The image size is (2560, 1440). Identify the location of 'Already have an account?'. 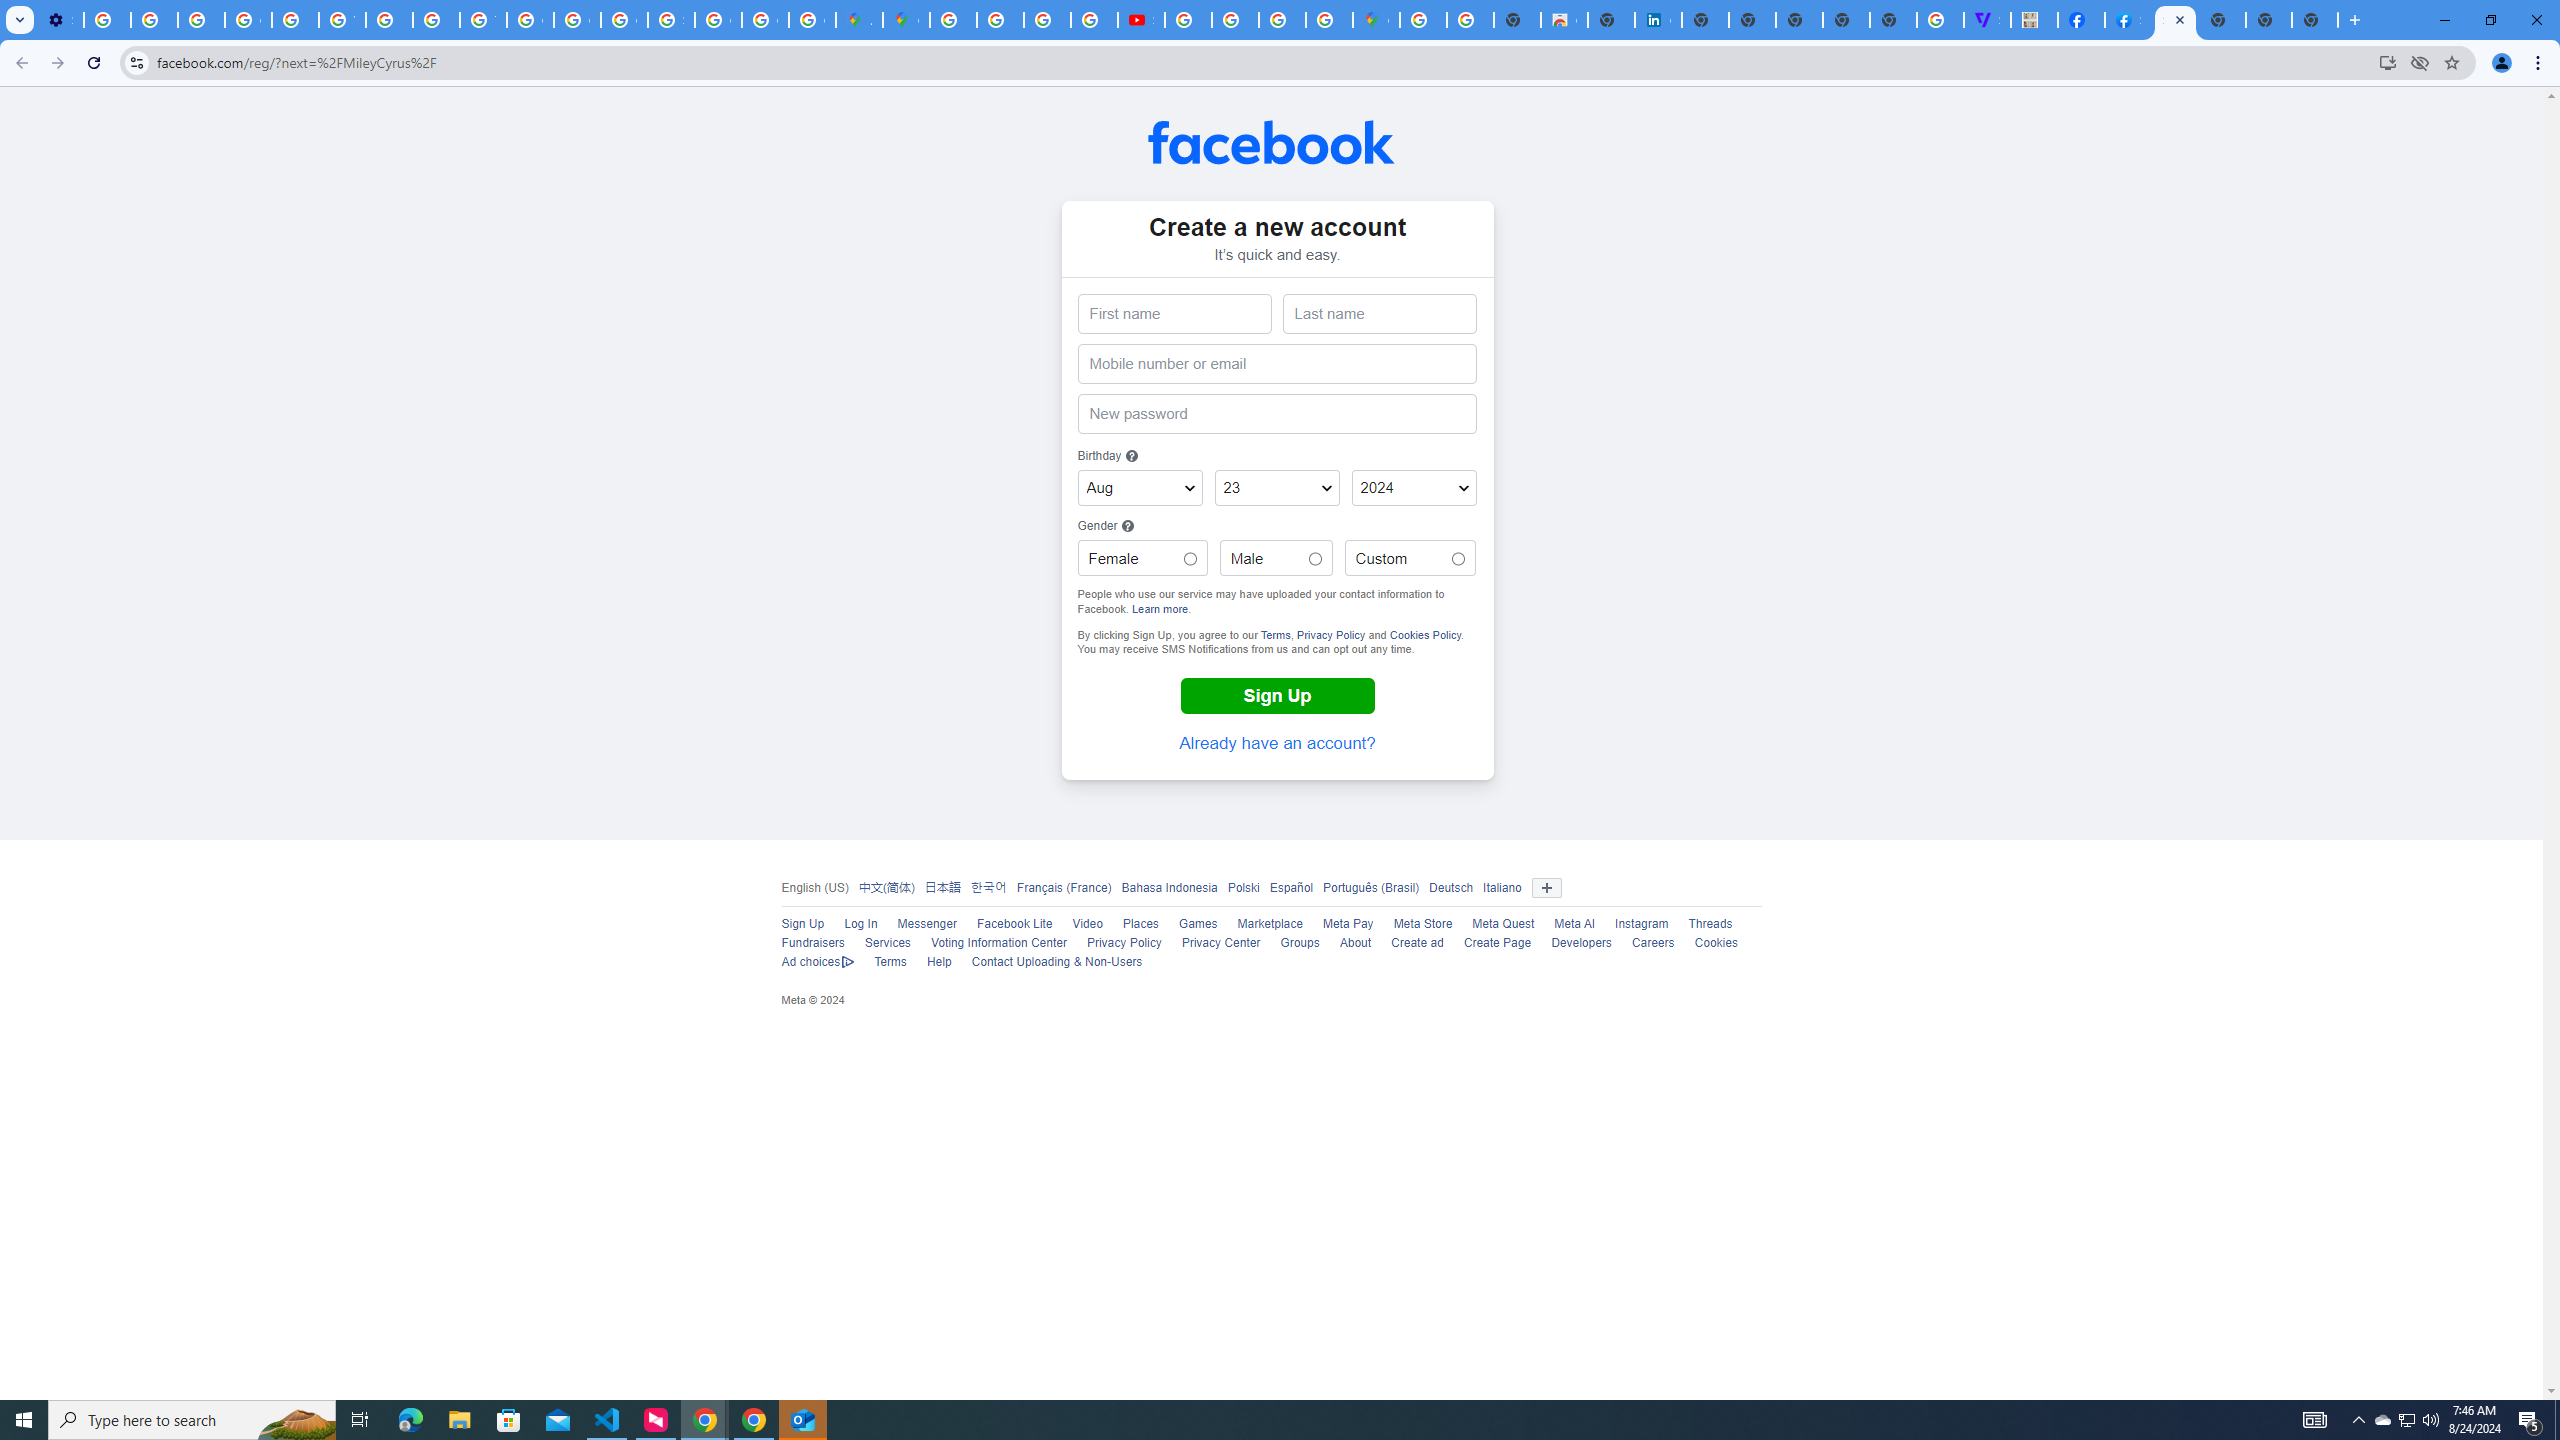
(1277, 743).